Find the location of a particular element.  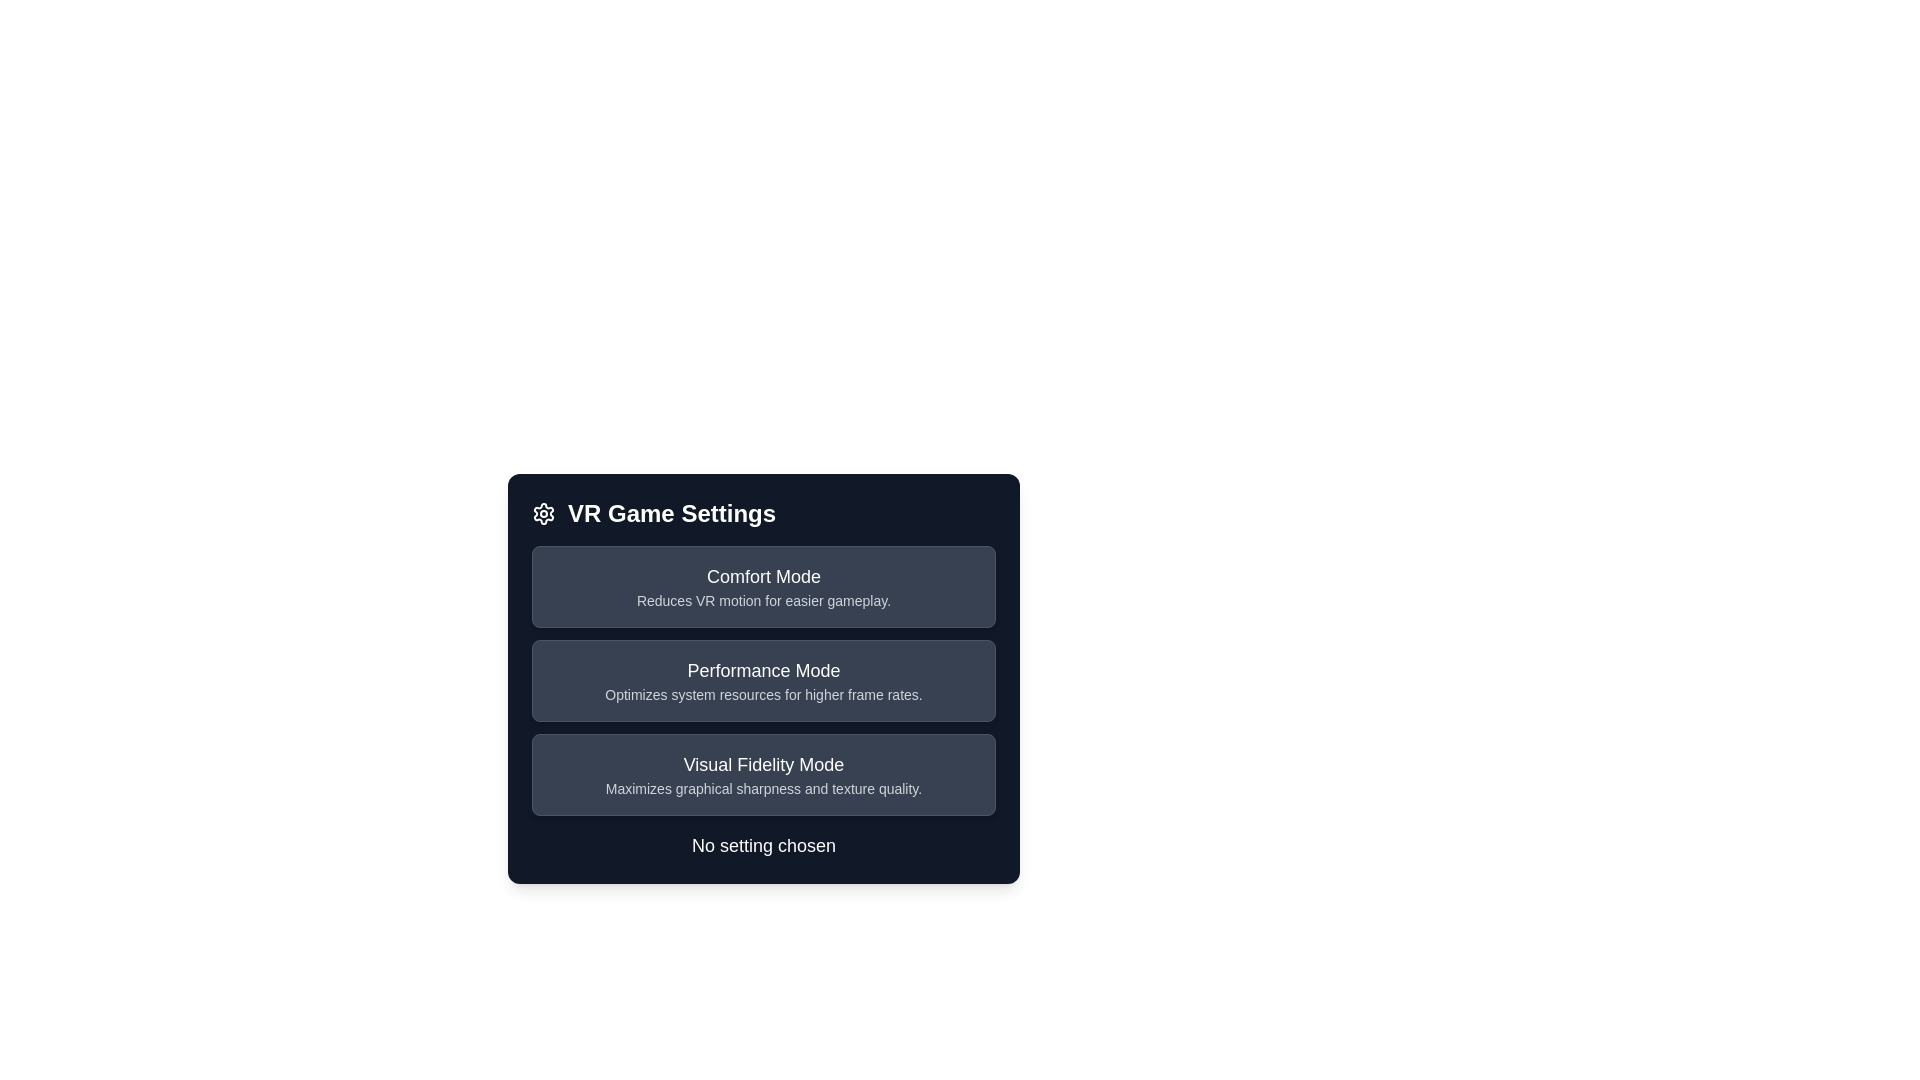

the 'Performance Mode' clickable list item in the 'VR Game Settings' is located at coordinates (762, 680).